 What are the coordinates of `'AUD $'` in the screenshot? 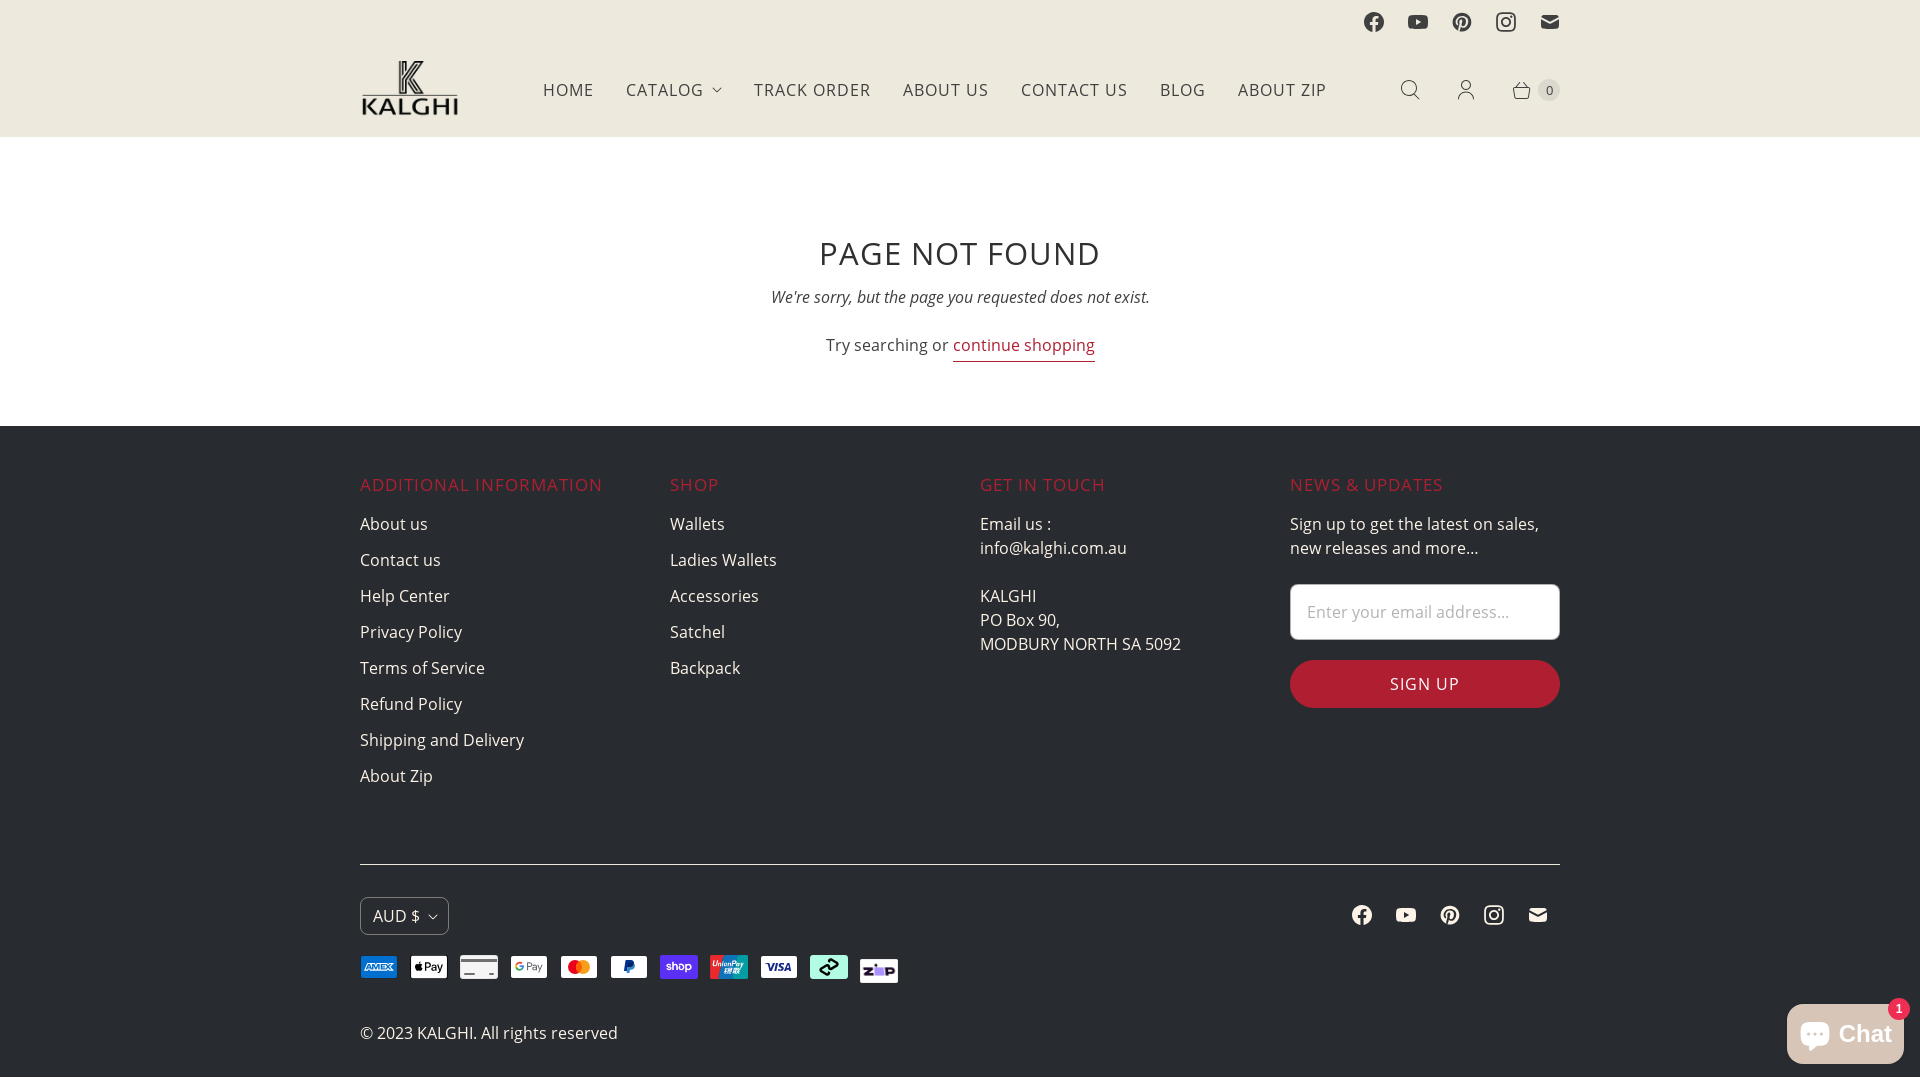 It's located at (403, 915).